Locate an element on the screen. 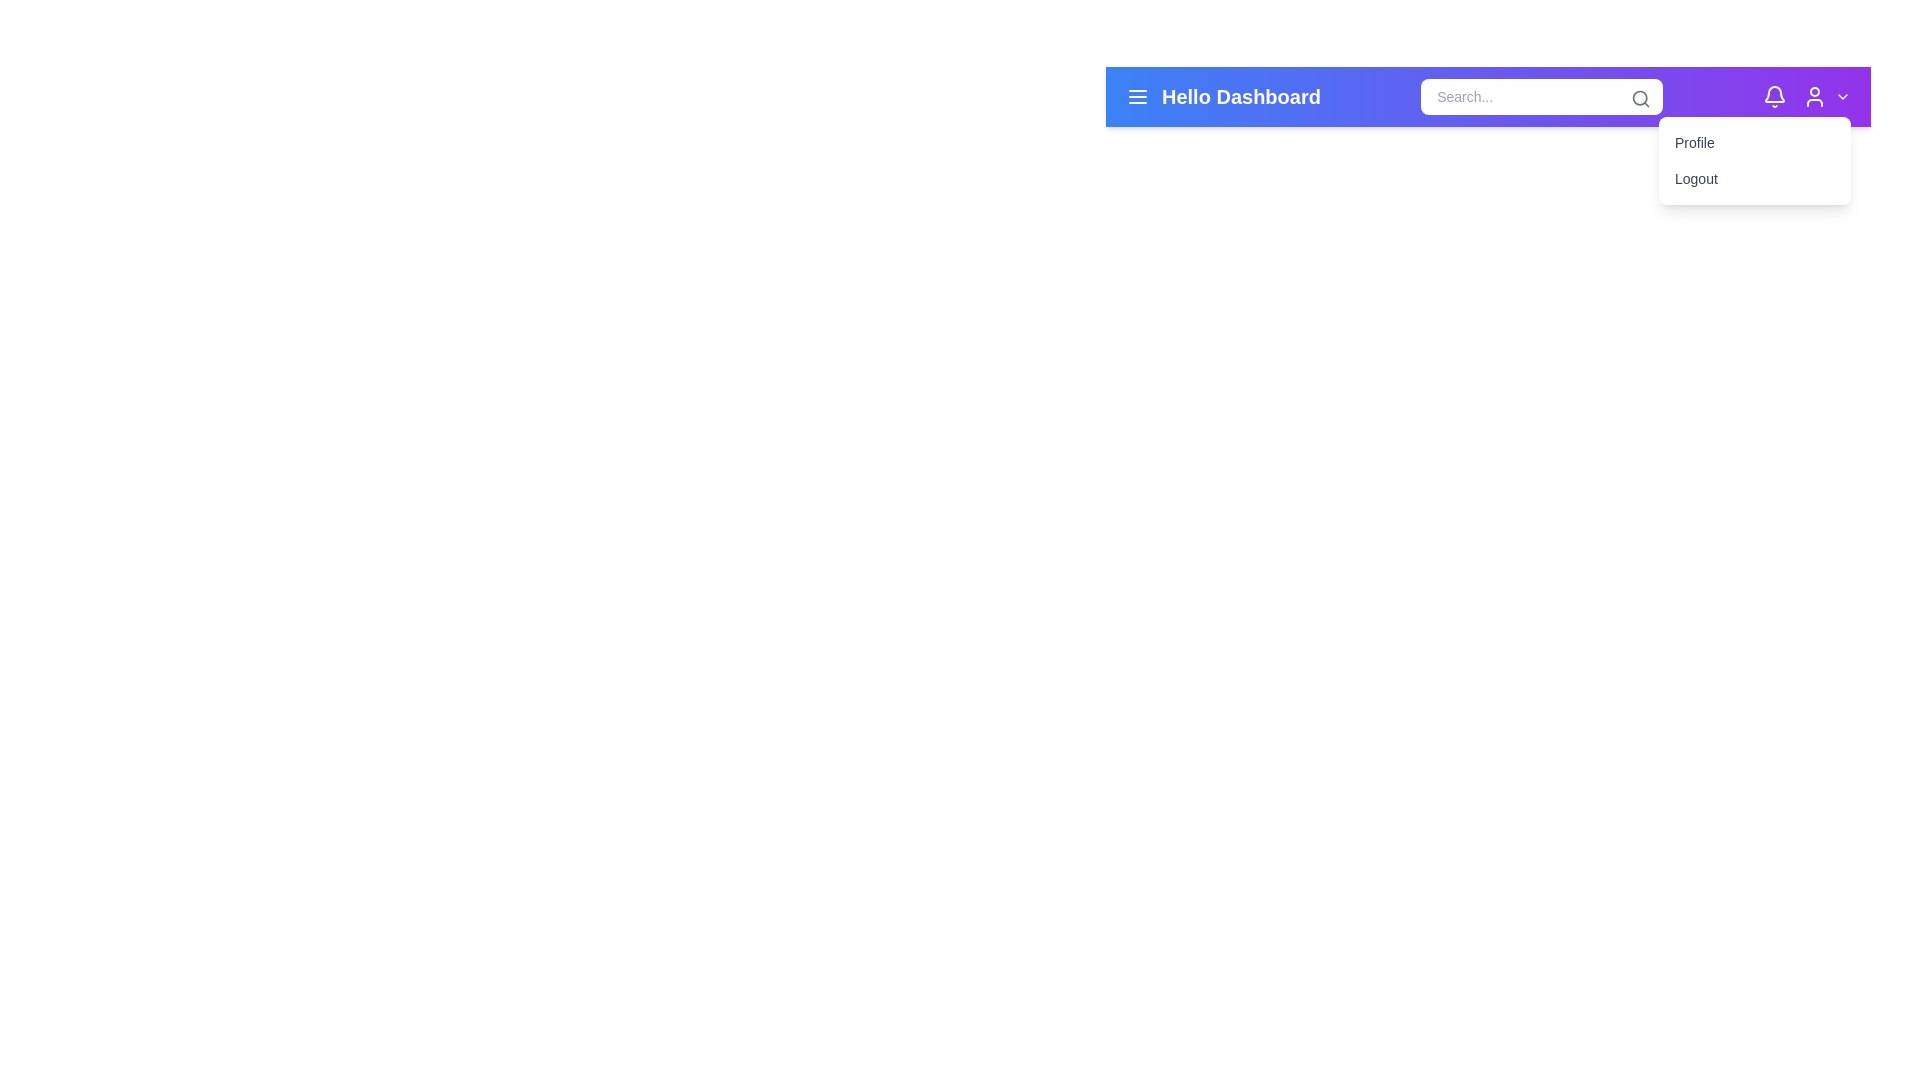 The height and width of the screenshot is (1080, 1920). the SVG Icon that indicates the function of the search input field, located at the top-right corner of the search input box is located at coordinates (1640, 99).